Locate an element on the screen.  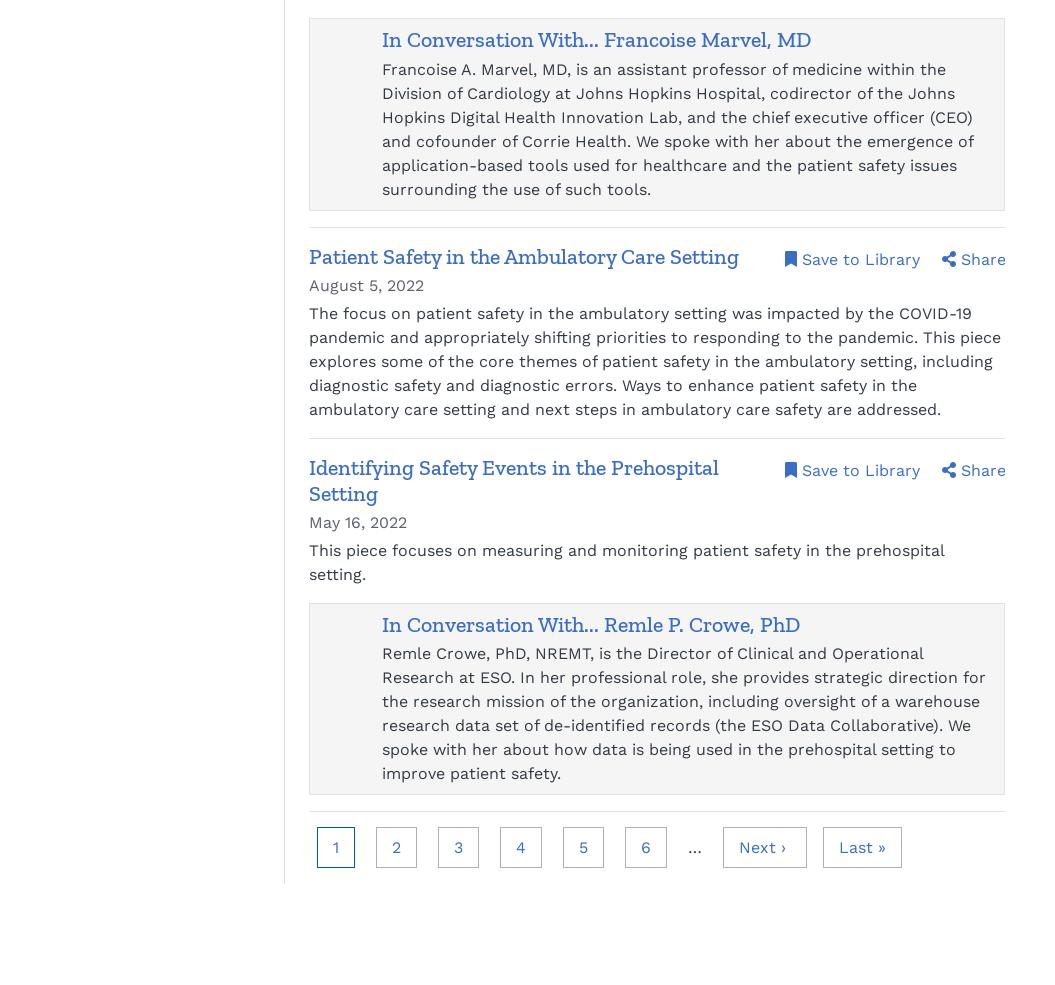
'6' is located at coordinates (645, 846).